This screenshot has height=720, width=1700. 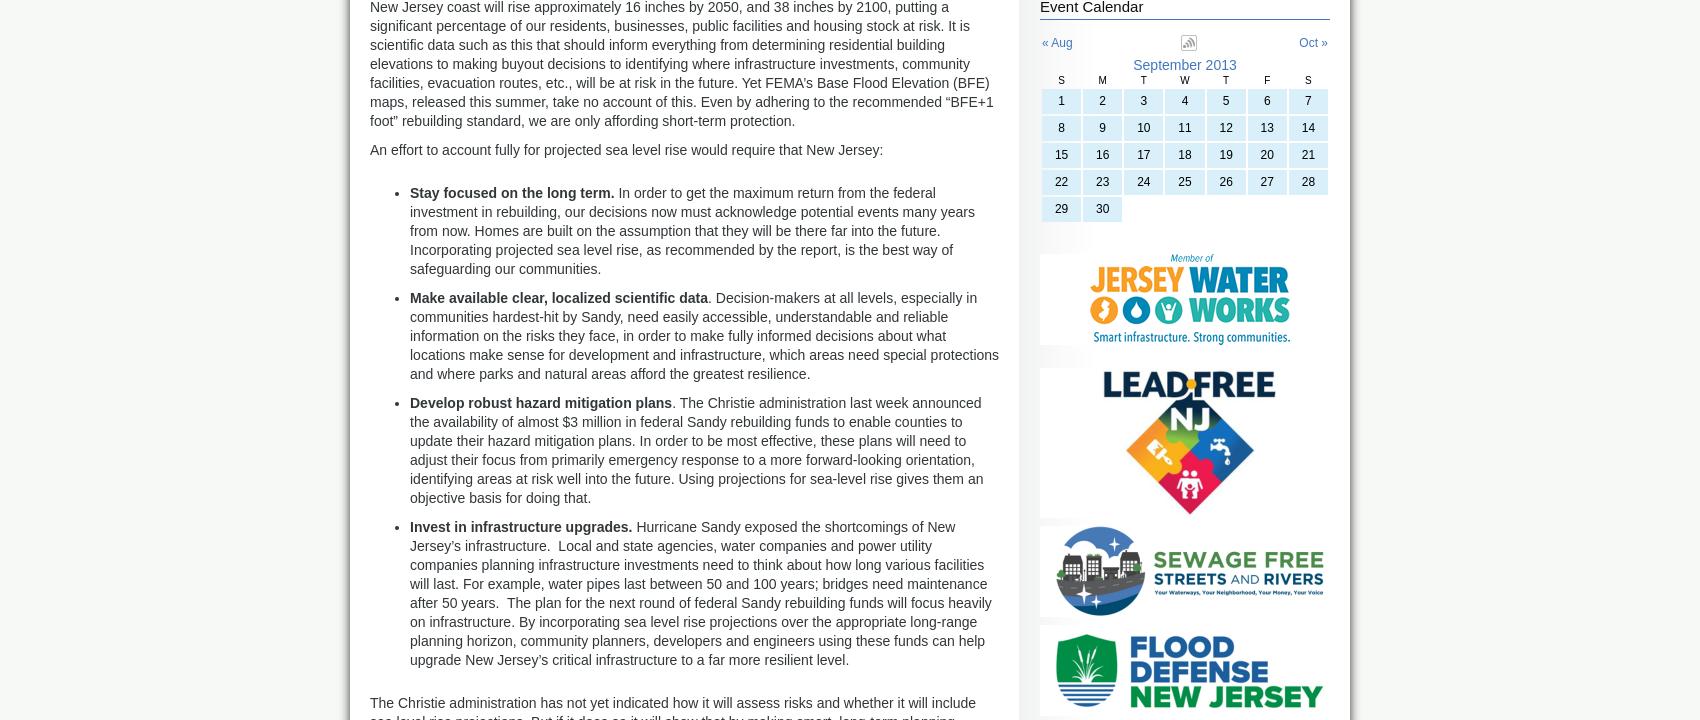 What do you see at coordinates (539, 402) in the screenshot?
I see `'Develop robust hazard mitigation plans'` at bounding box center [539, 402].